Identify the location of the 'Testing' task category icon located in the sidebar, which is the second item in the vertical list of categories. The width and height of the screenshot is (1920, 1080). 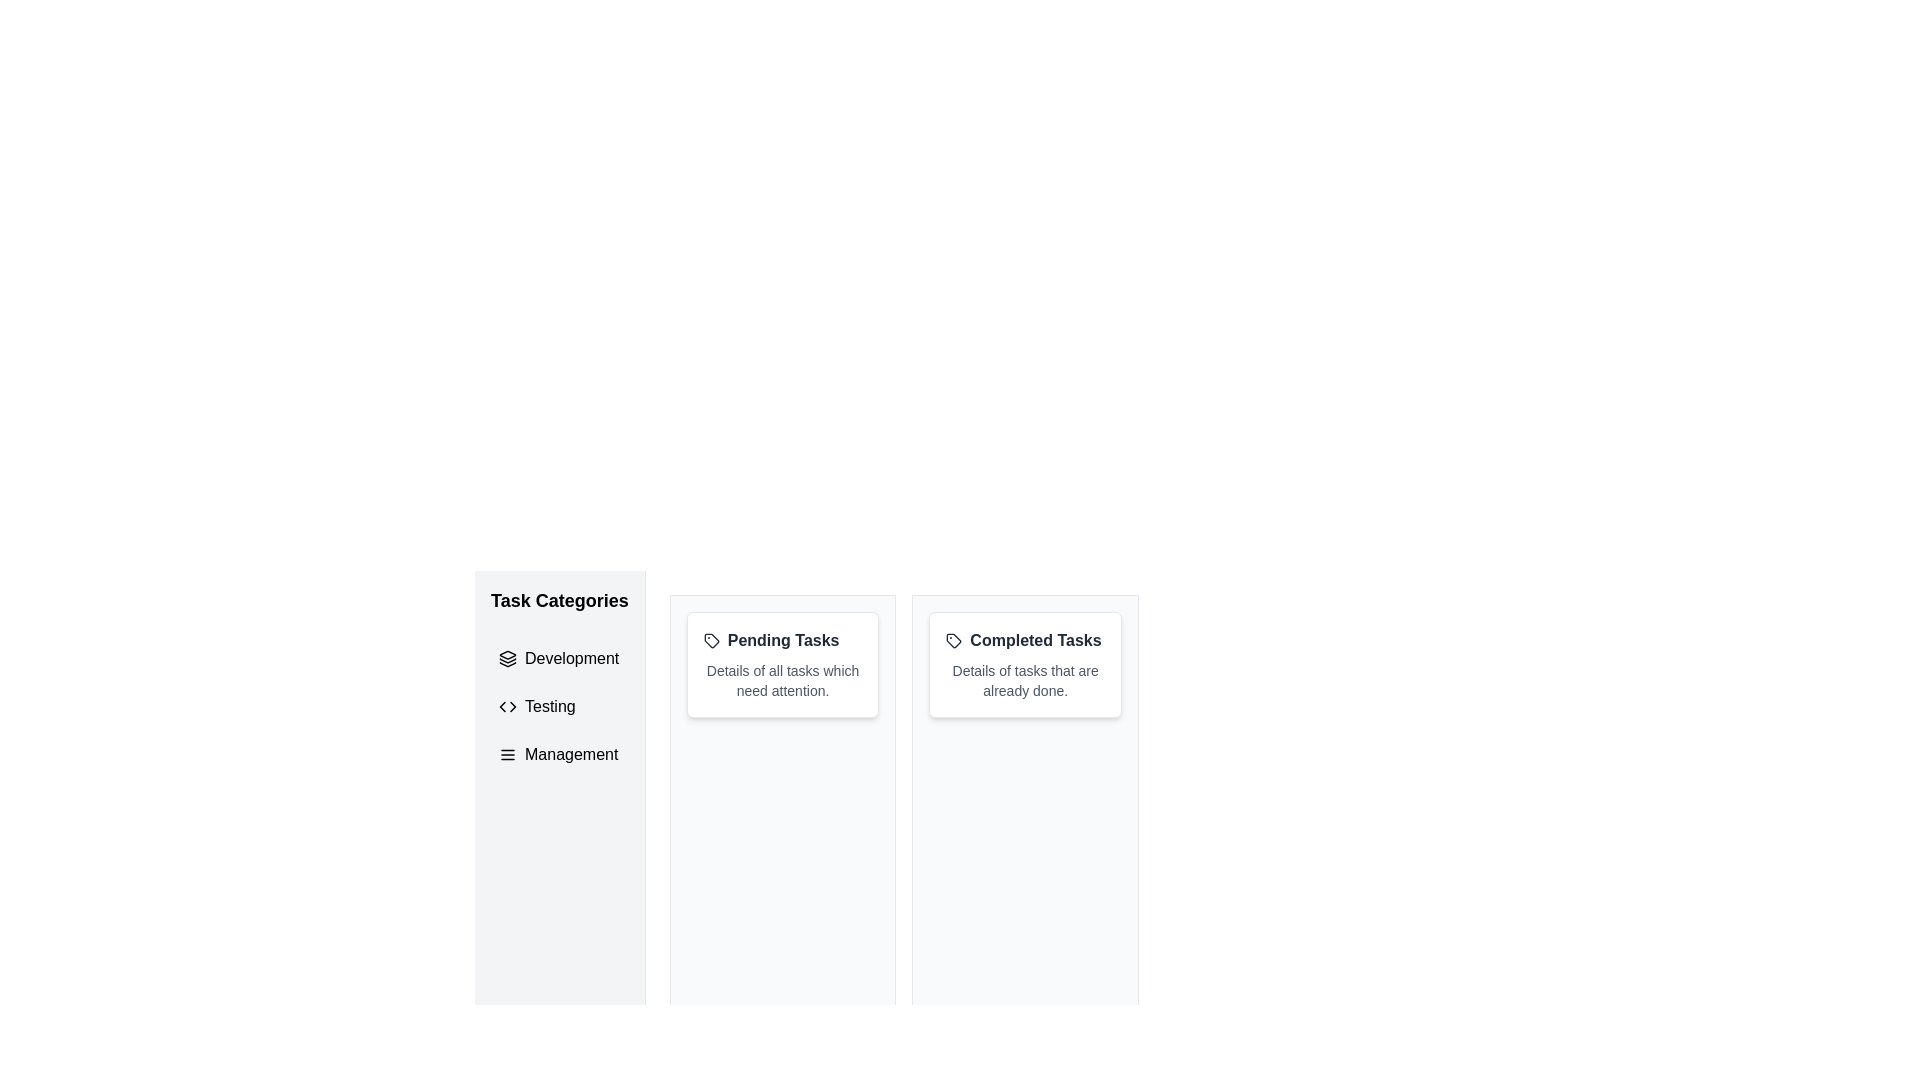
(508, 705).